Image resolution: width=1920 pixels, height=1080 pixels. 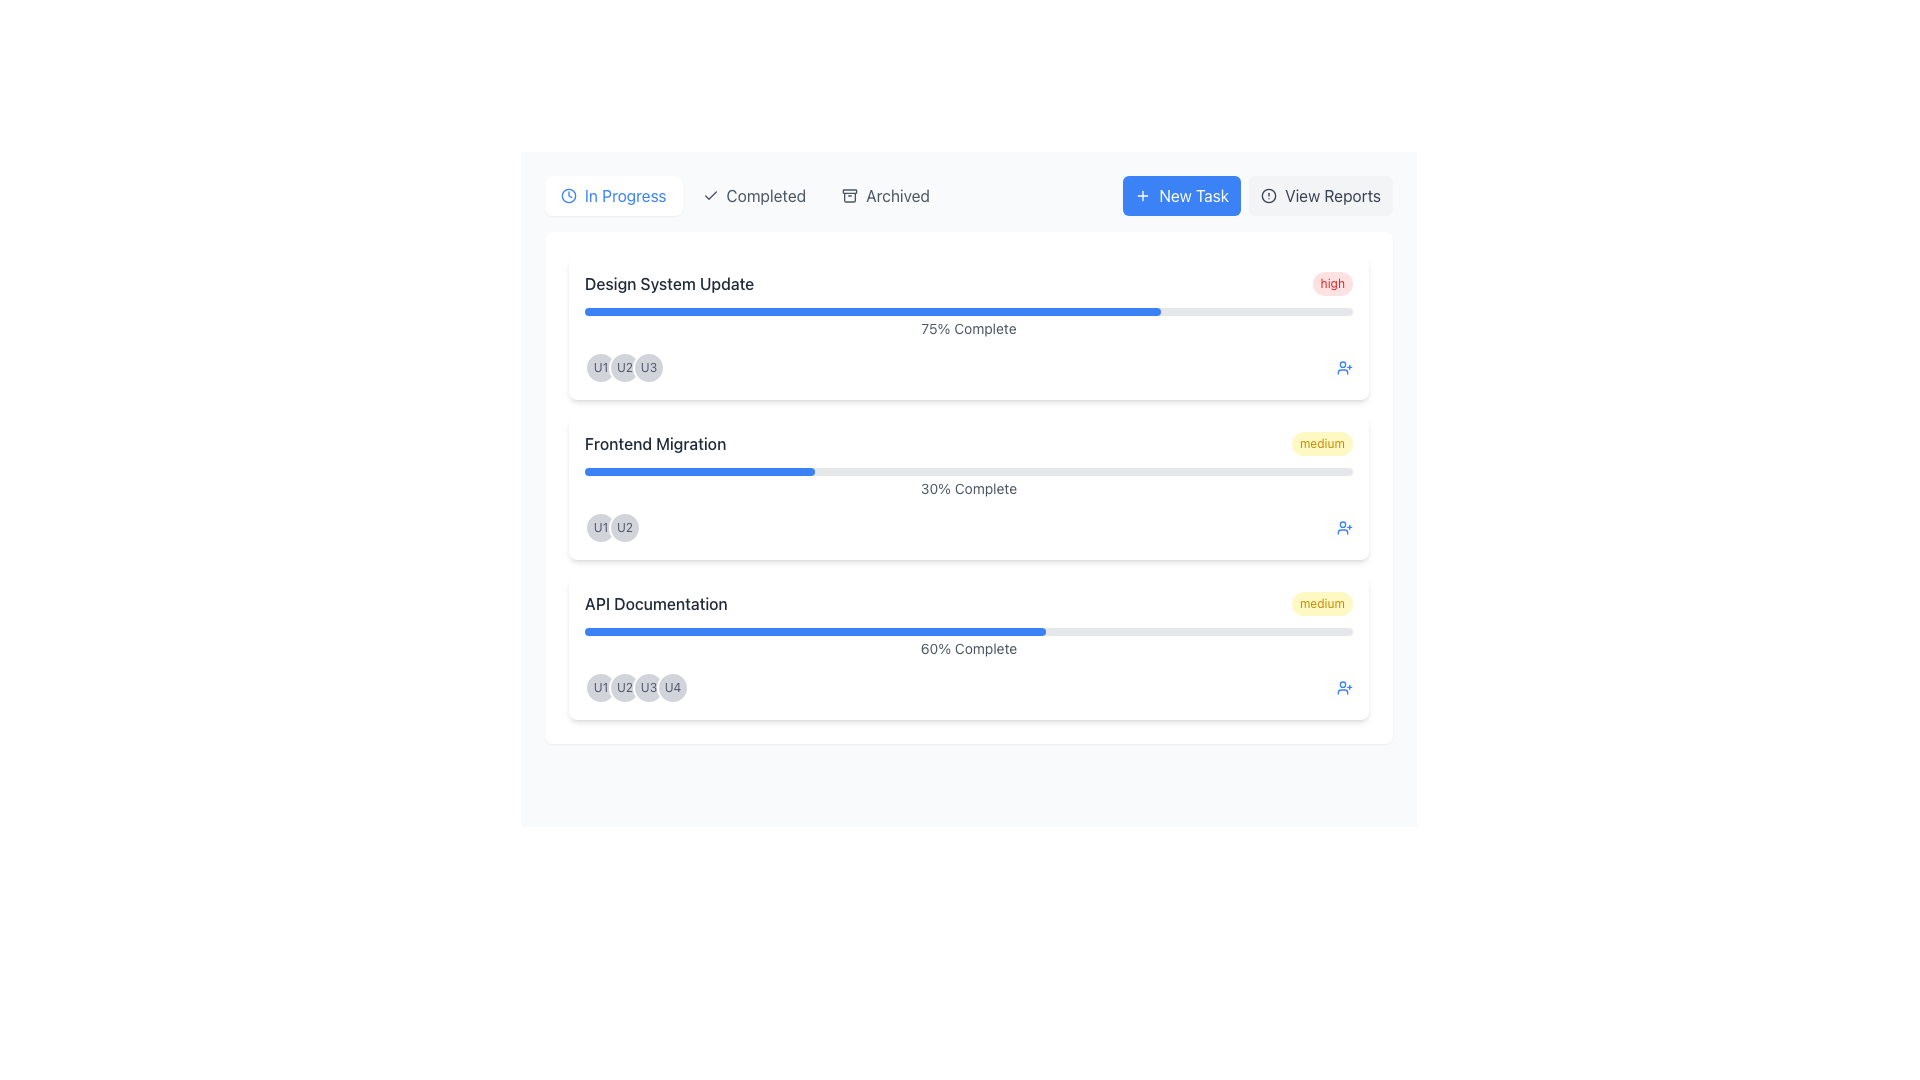 What do you see at coordinates (969, 644) in the screenshot?
I see `the Text Label located within the 'API Documentation' component in the third card from the top, positioned beneath the title and progress bar` at bounding box center [969, 644].